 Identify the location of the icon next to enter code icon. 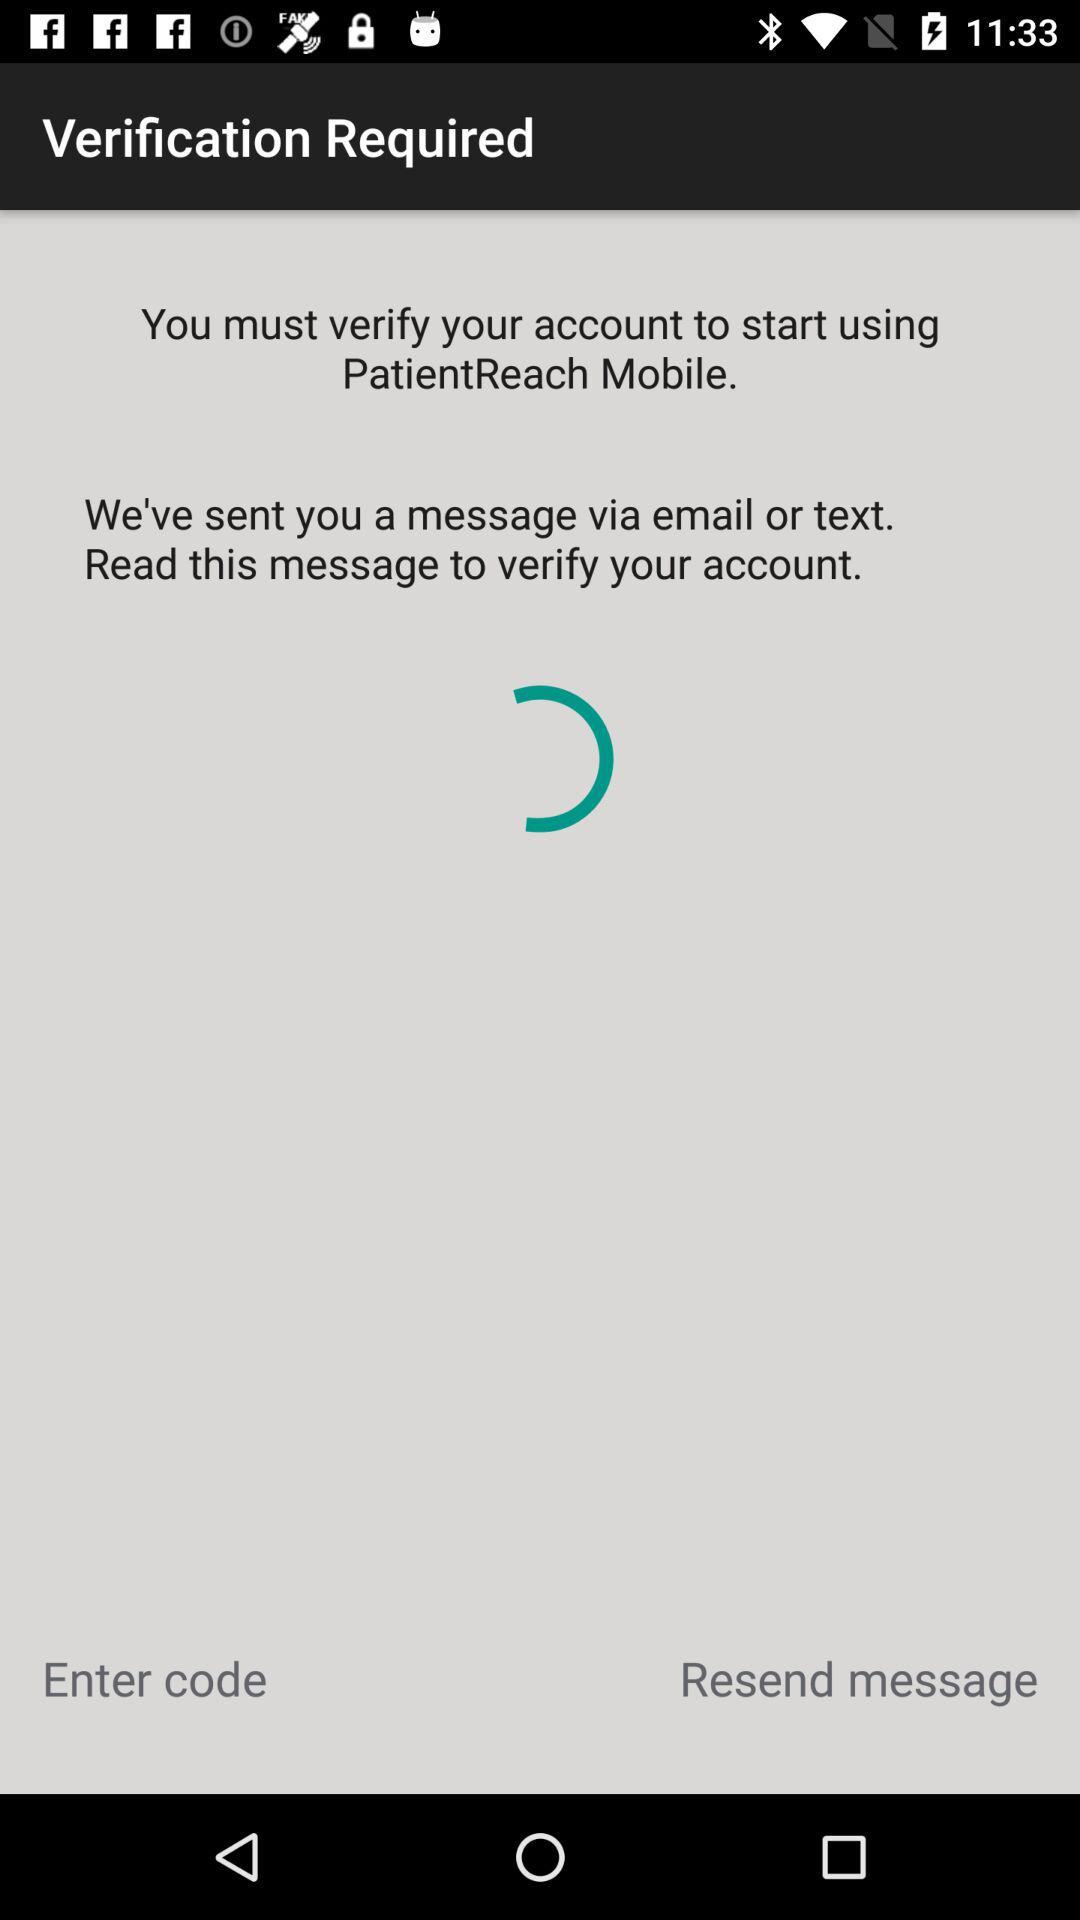
(857, 1678).